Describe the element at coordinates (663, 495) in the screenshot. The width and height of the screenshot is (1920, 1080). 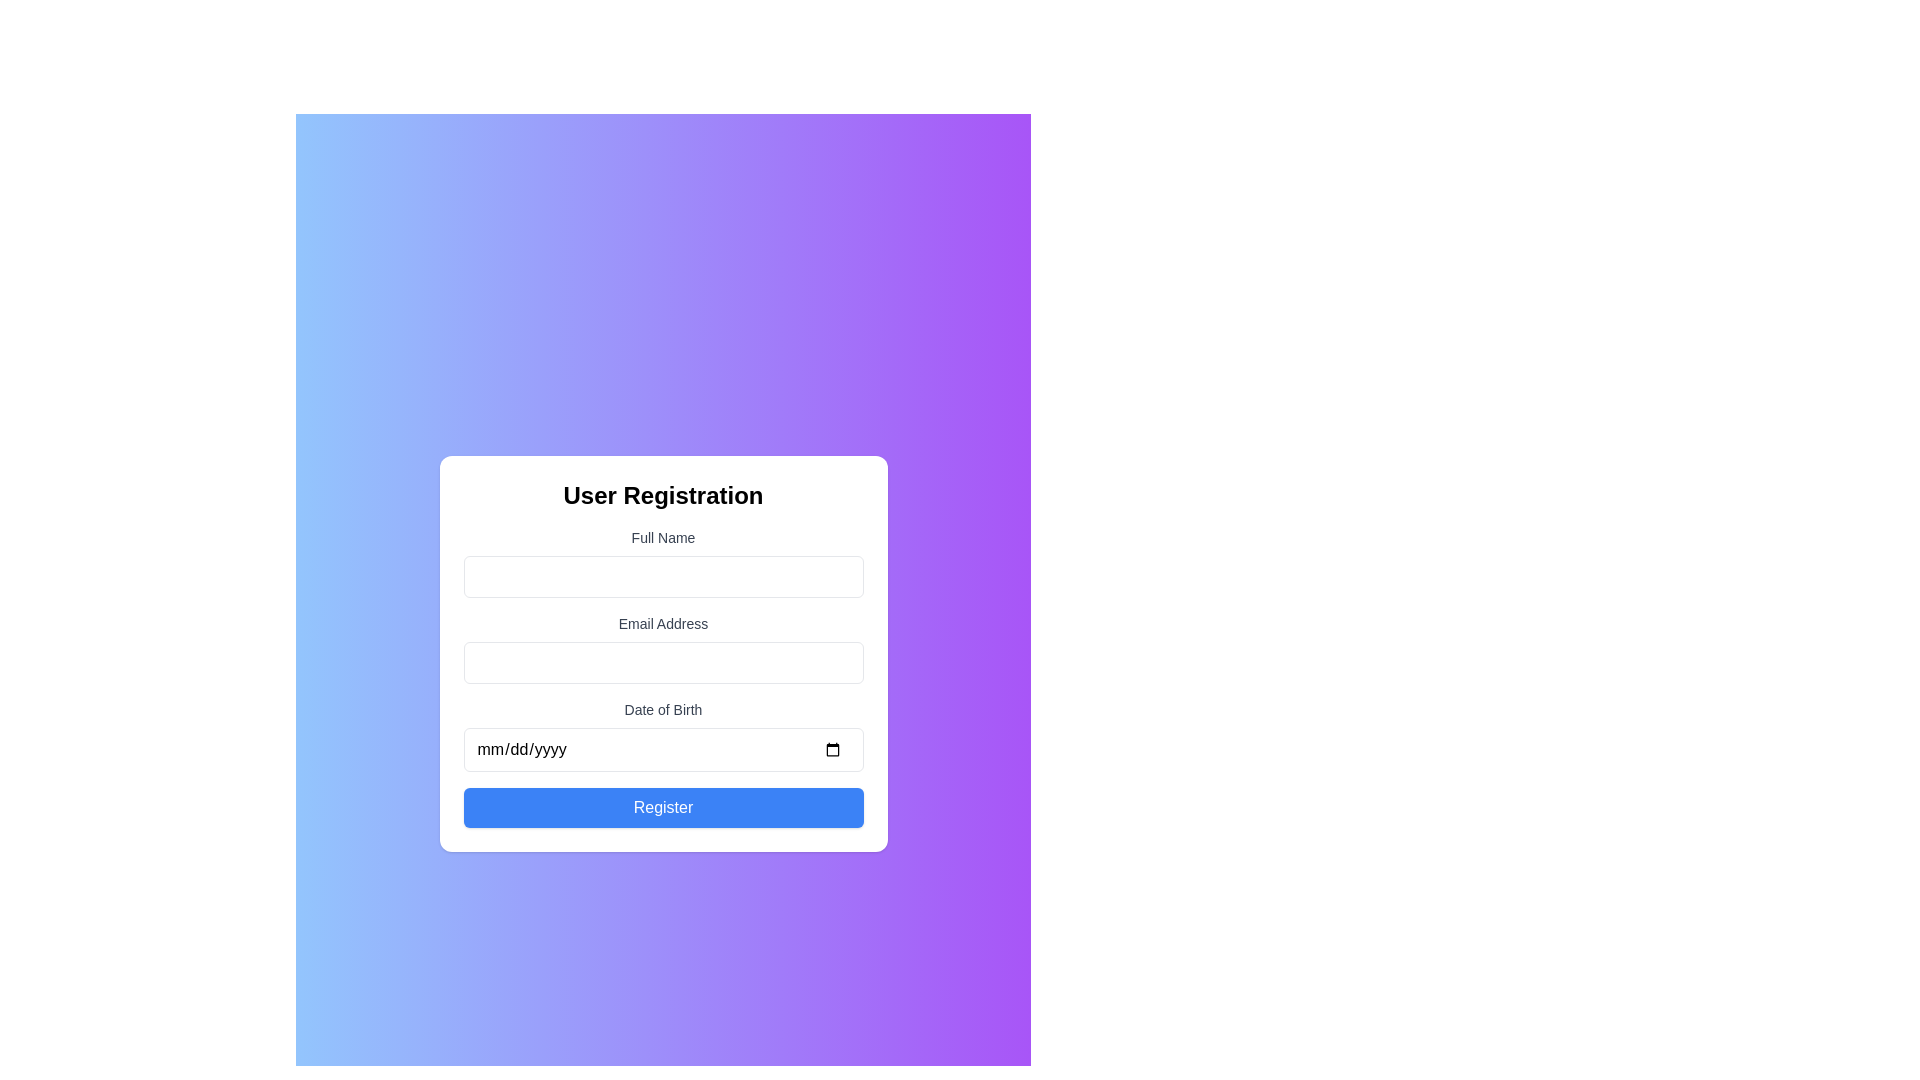
I see `the bold and centered text header displaying 'User Registration', which is positioned at the top of the form panel above the input fields and the 'Register' button` at that location.